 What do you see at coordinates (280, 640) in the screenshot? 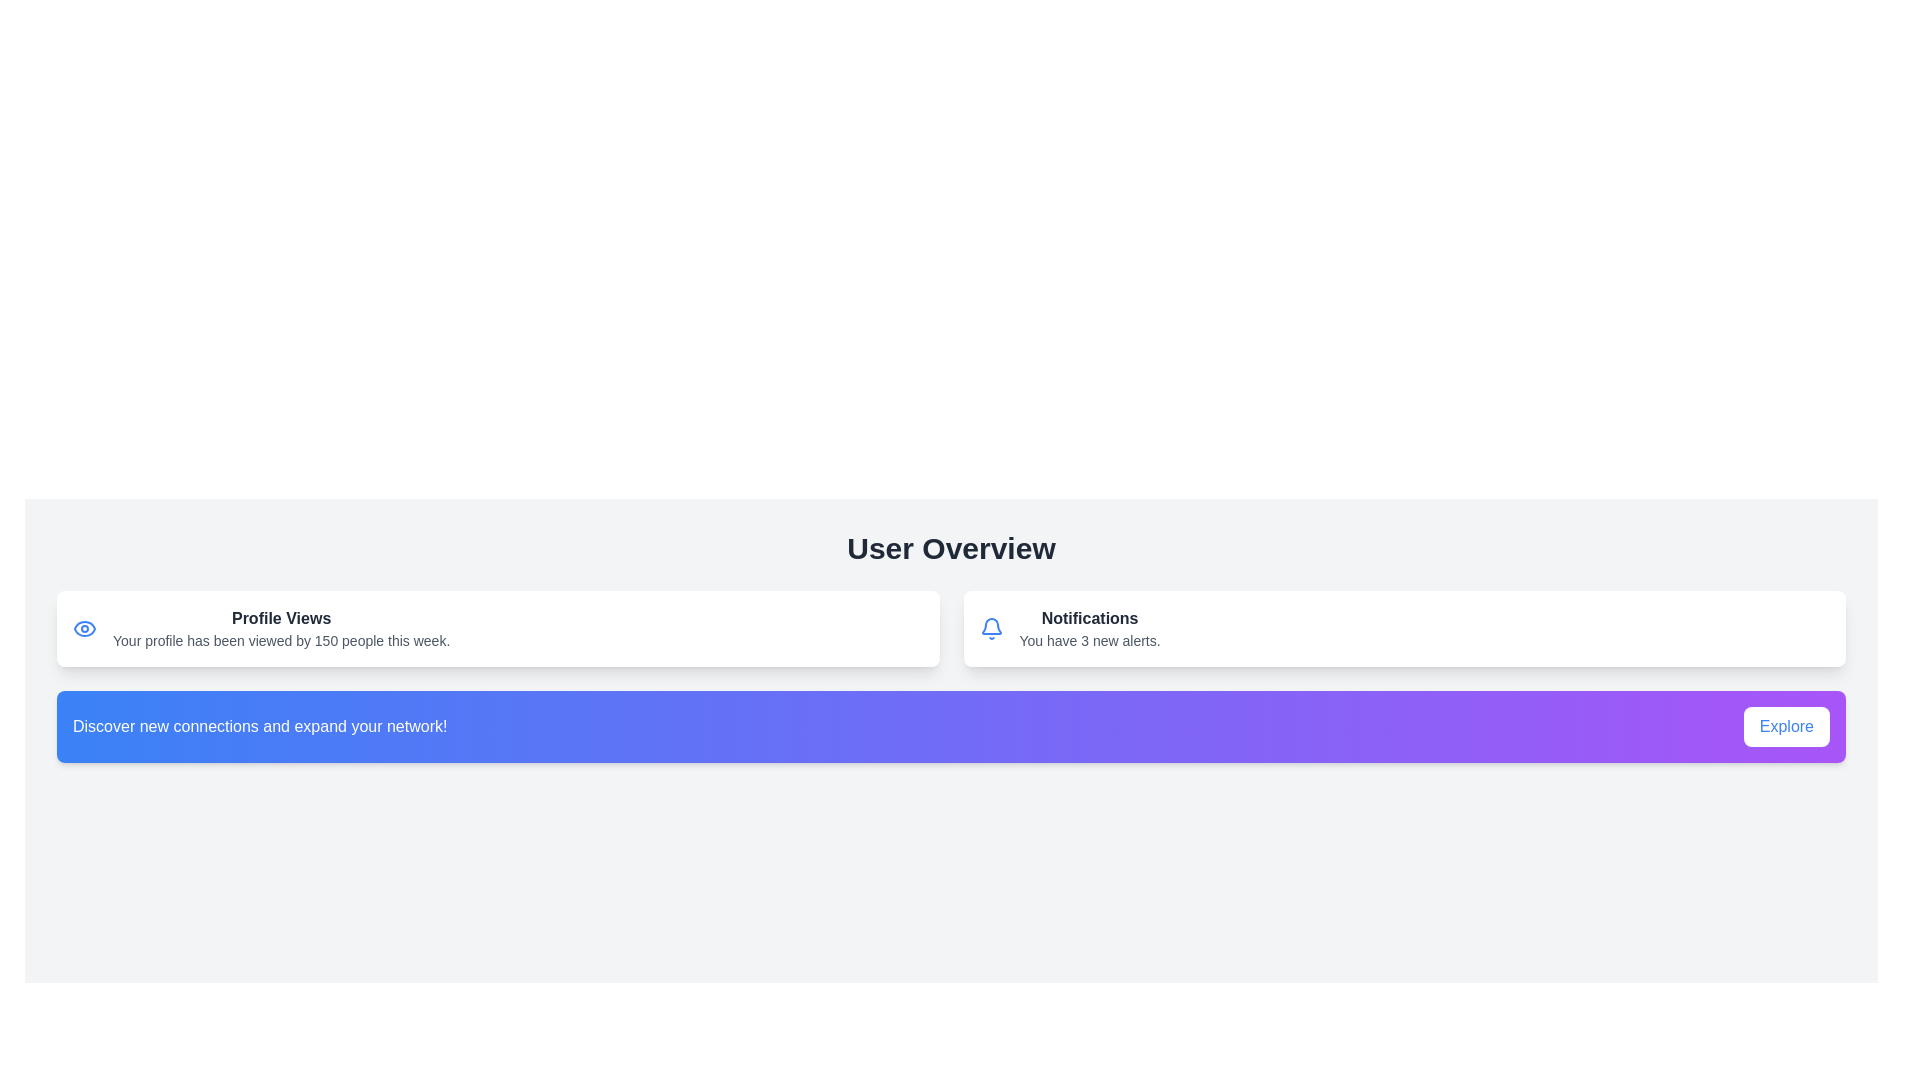
I see `the static text displaying the number of profile views received in the past week, located beneath the 'Profile Views' text in the statistics panel` at bounding box center [280, 640].